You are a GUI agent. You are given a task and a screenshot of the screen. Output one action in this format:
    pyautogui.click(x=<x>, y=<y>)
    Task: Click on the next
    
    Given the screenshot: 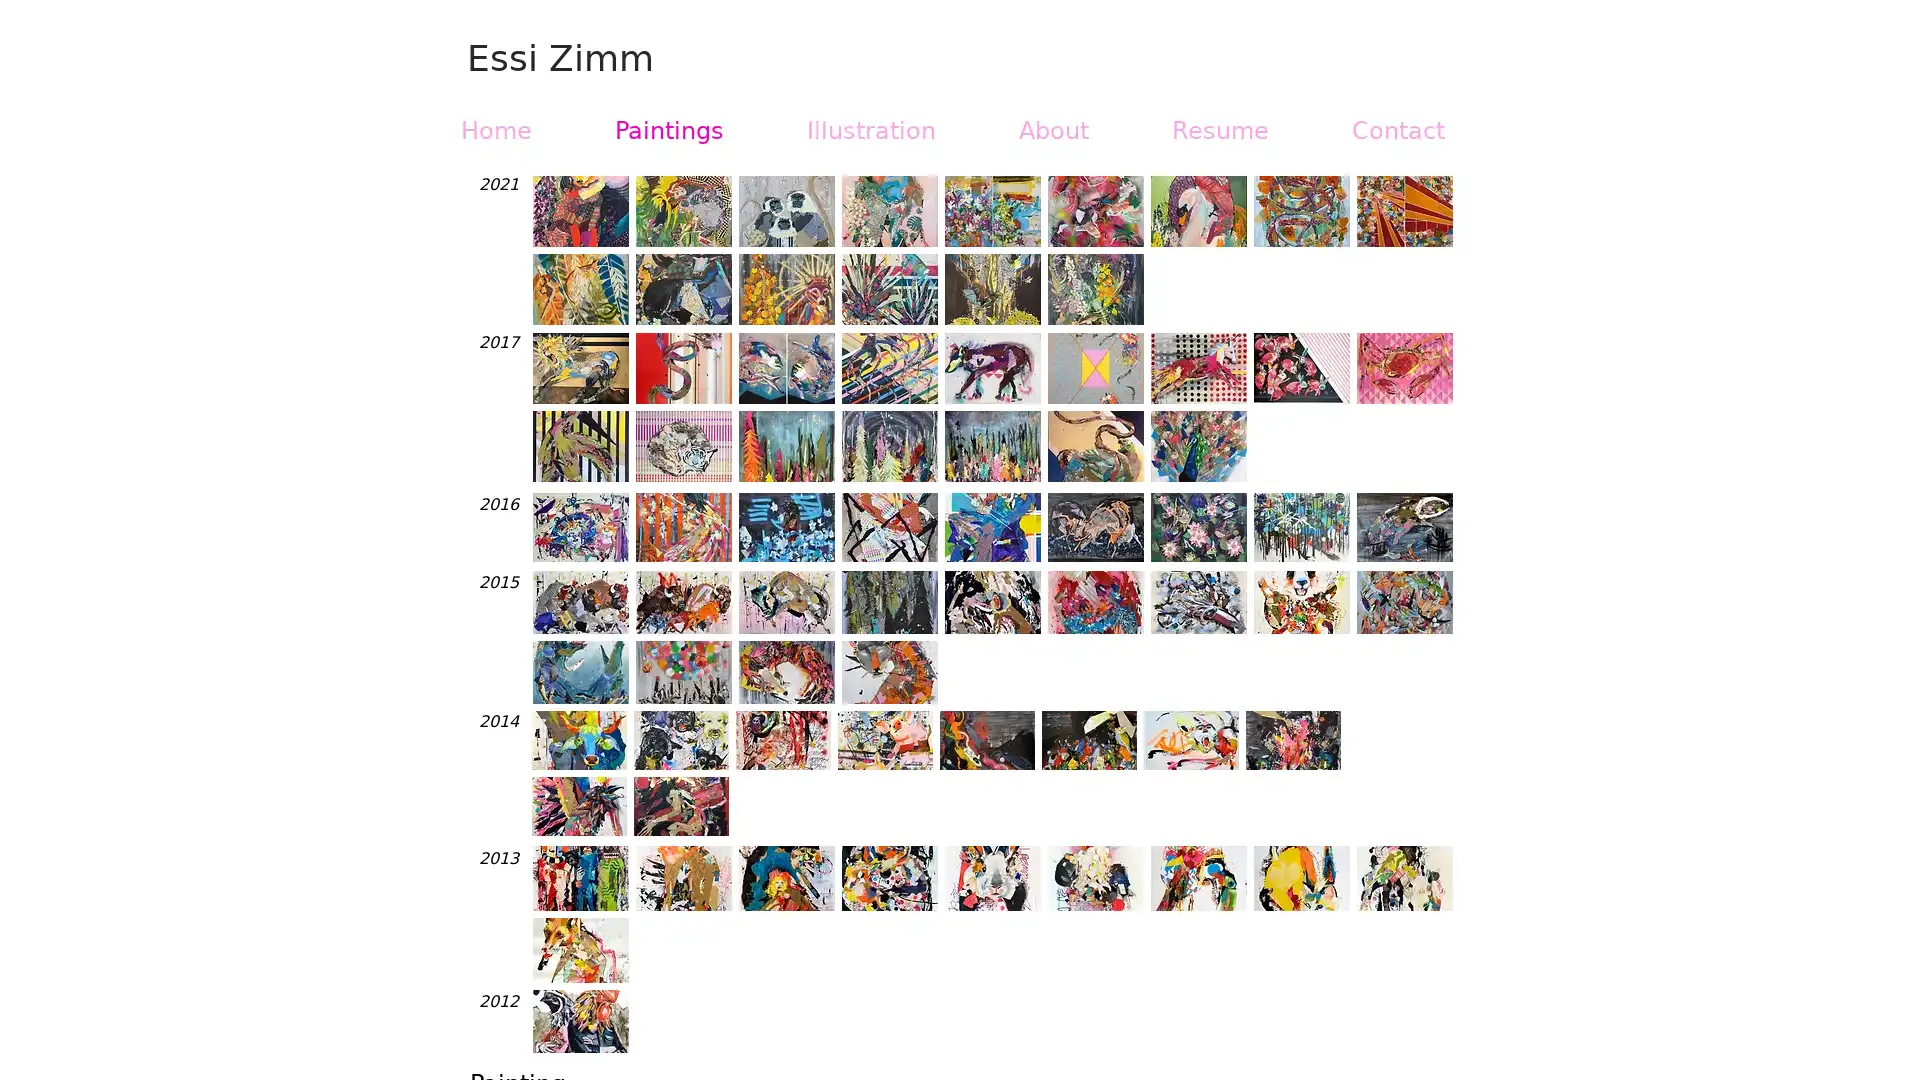 What is the action you would take?
    pyautogui.click(x=1409, y=266)
    